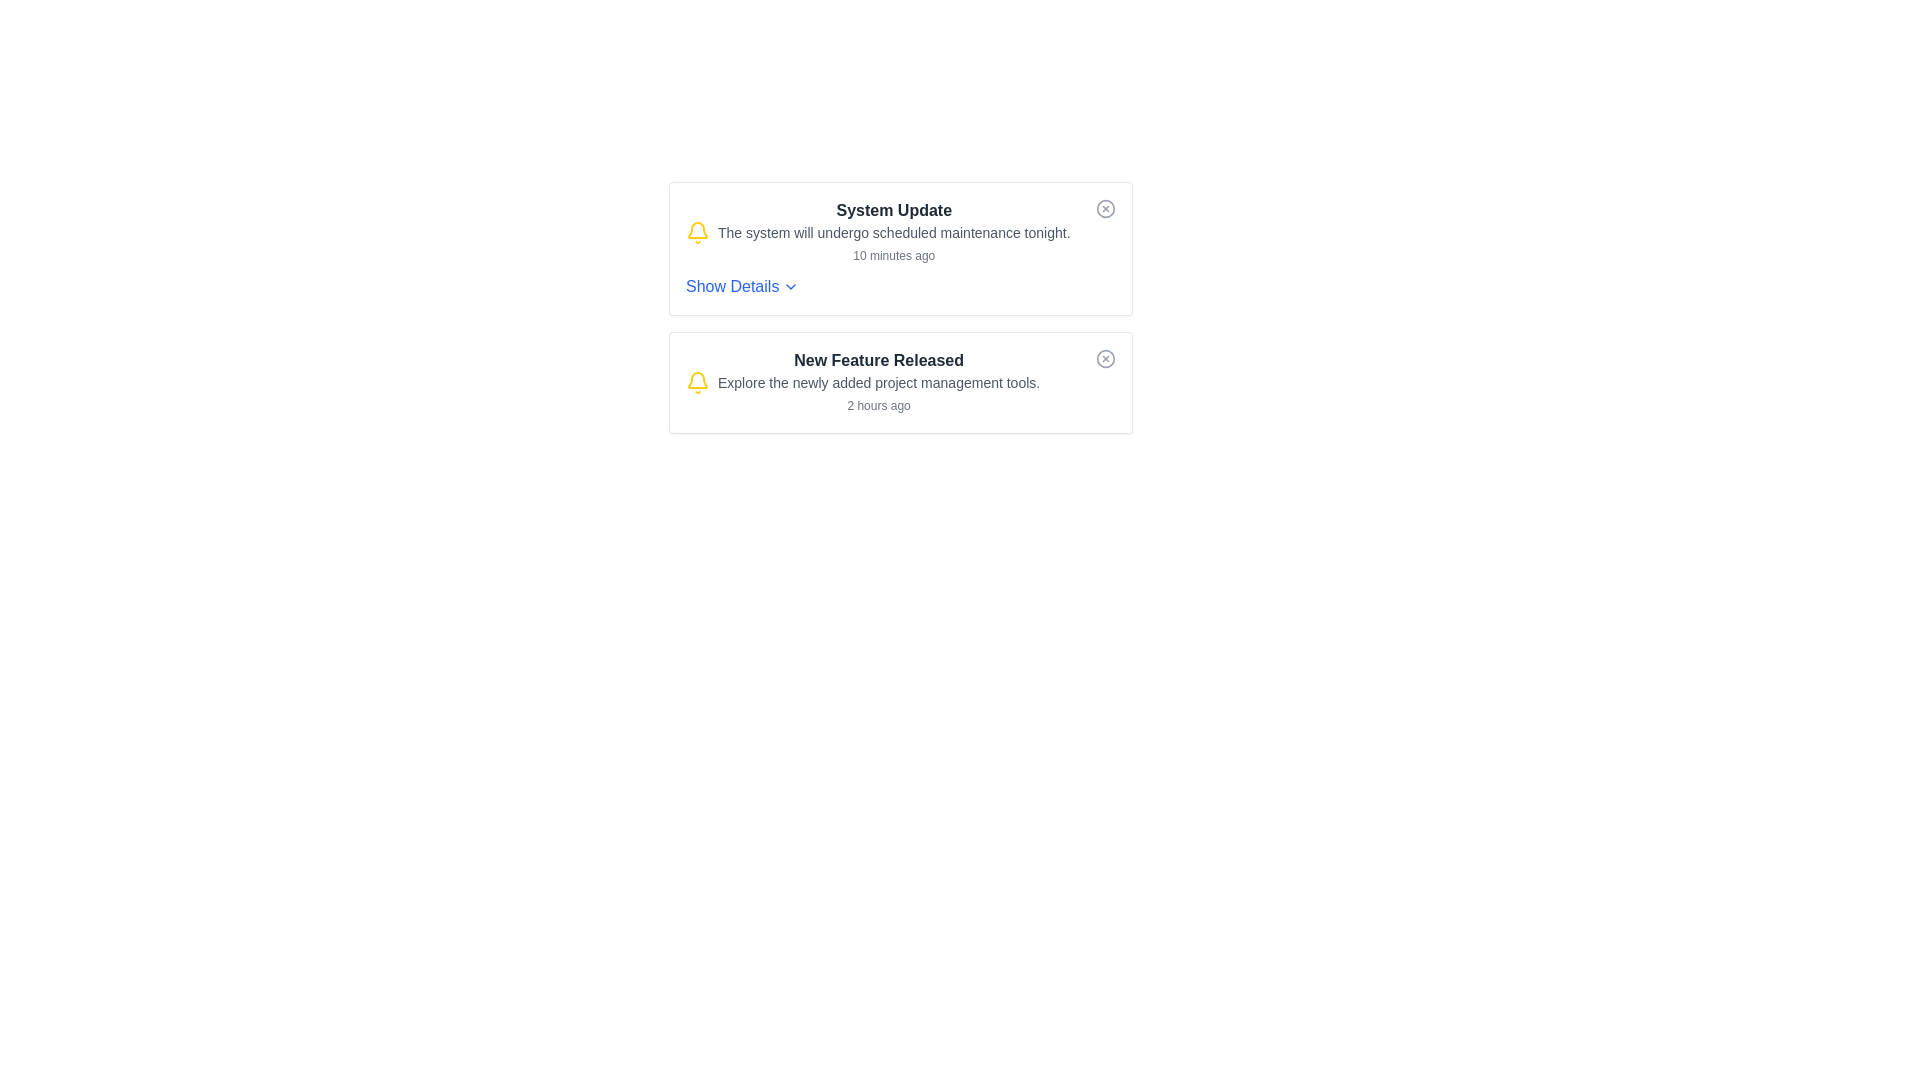 The width and height of the screenshot is (1920, 1080). What do you see at coordinates (879, 382) in the screenshot?
I see `the text label that provides informational context regarding the new feature released in project management tools, located within the second notification card, below the title 'New Feature Released'` at bounding box center [879, 382].